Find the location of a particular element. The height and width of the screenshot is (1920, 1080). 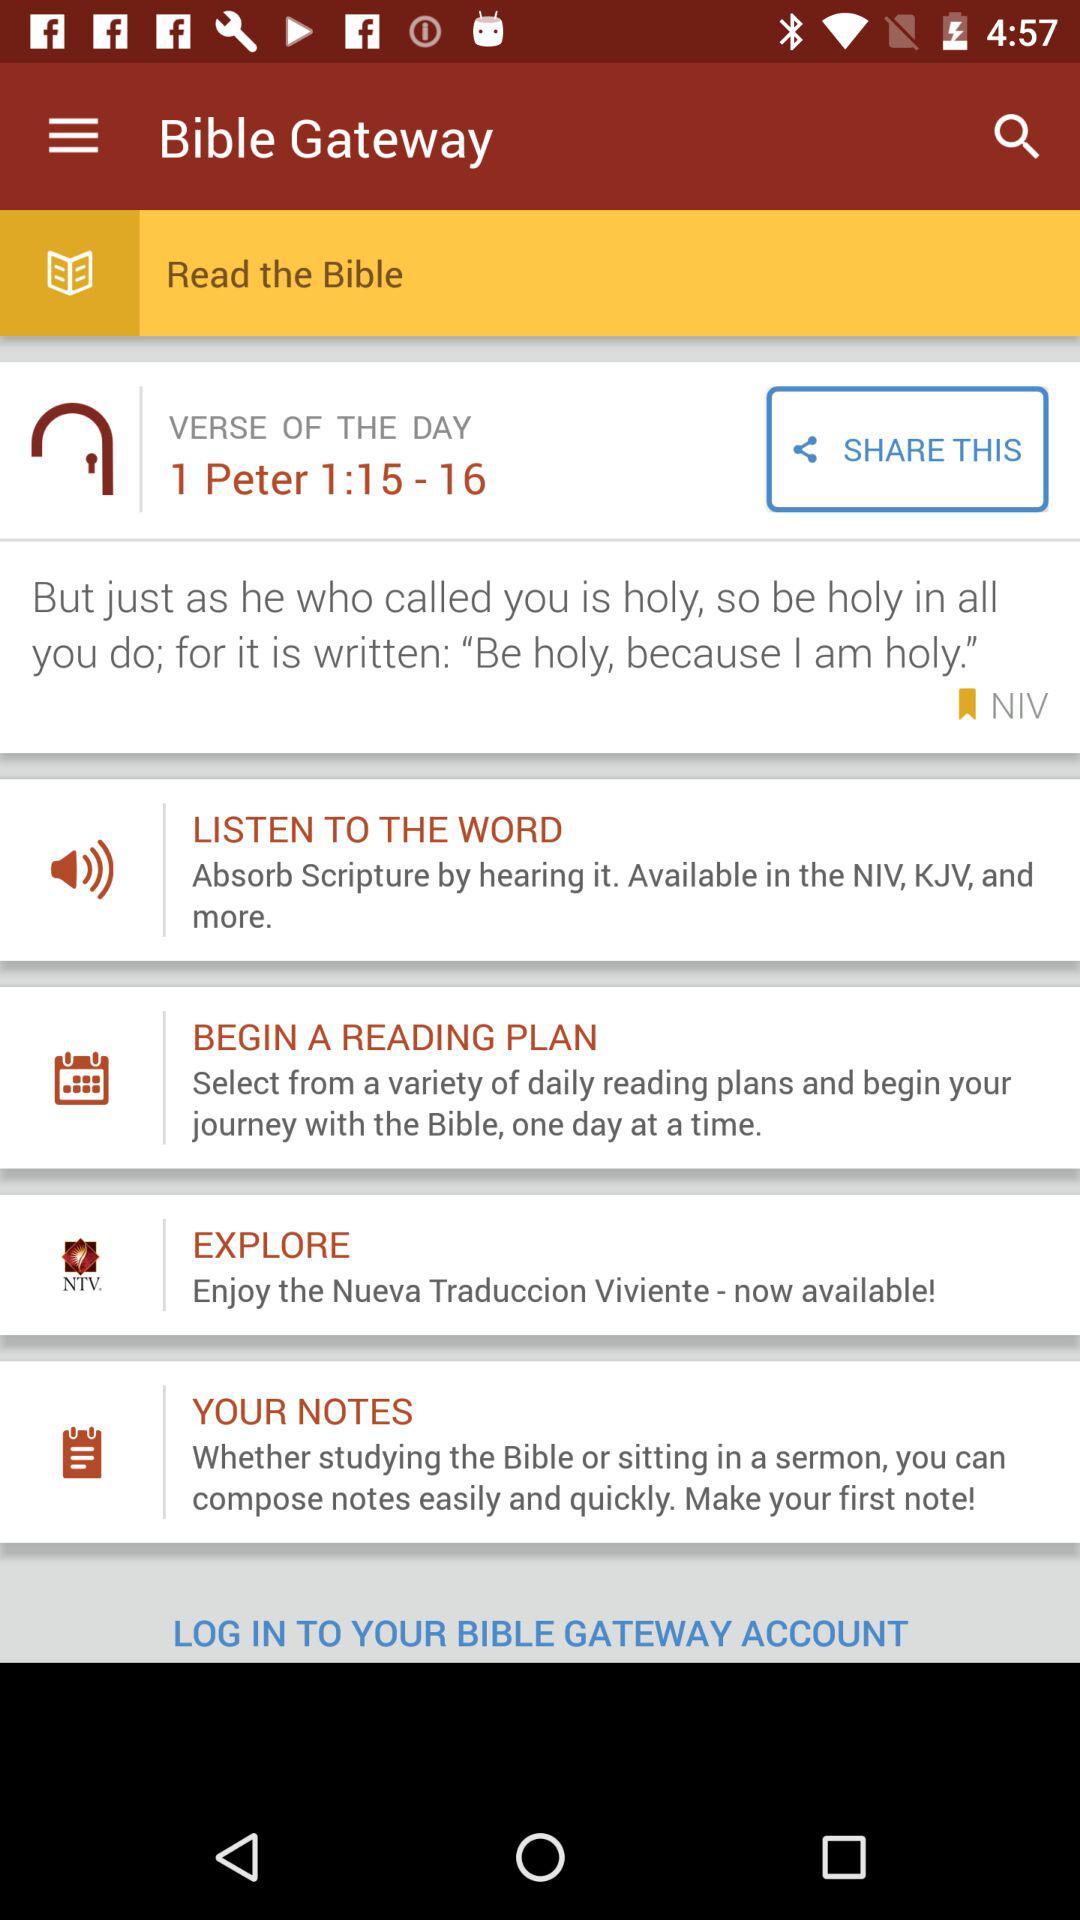

icon to the right of the bible gateway is located at coordinates (1017, 135).